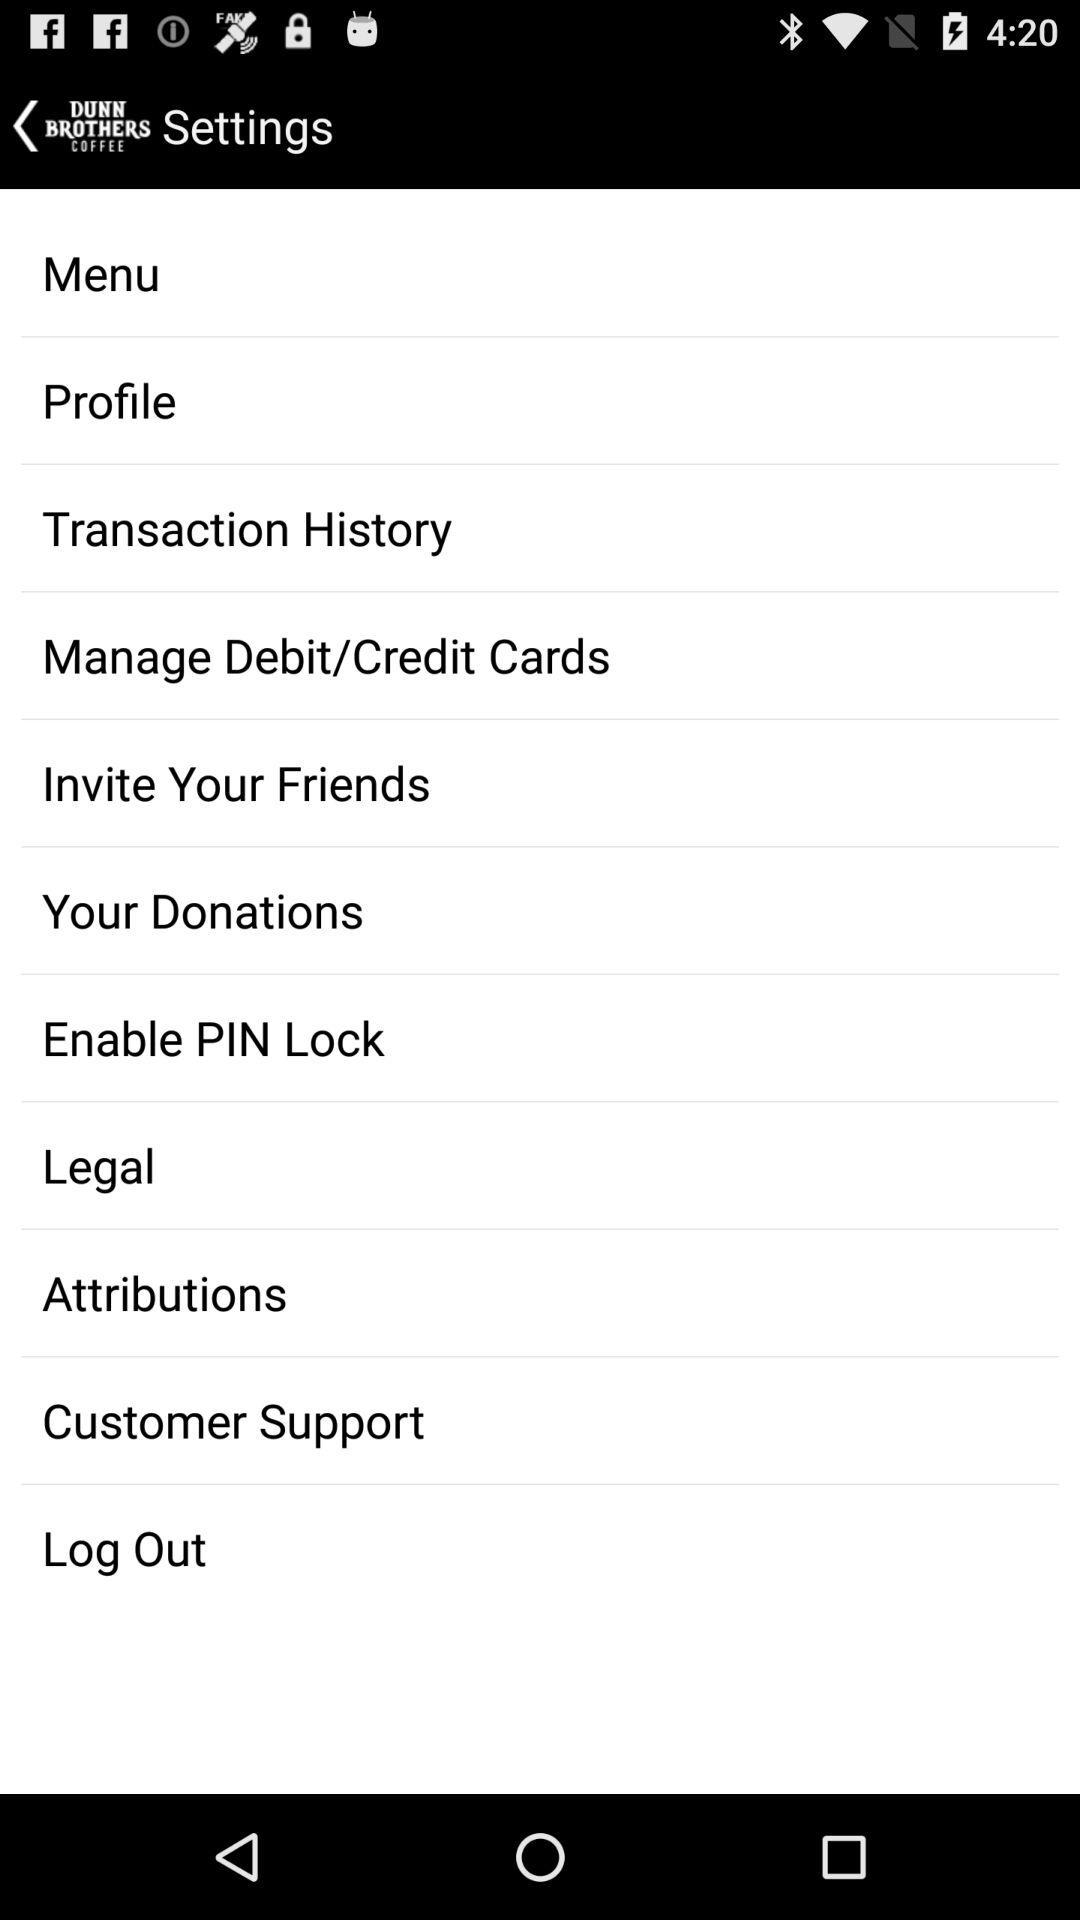  I want to click on attributions, so click(540, 1292).